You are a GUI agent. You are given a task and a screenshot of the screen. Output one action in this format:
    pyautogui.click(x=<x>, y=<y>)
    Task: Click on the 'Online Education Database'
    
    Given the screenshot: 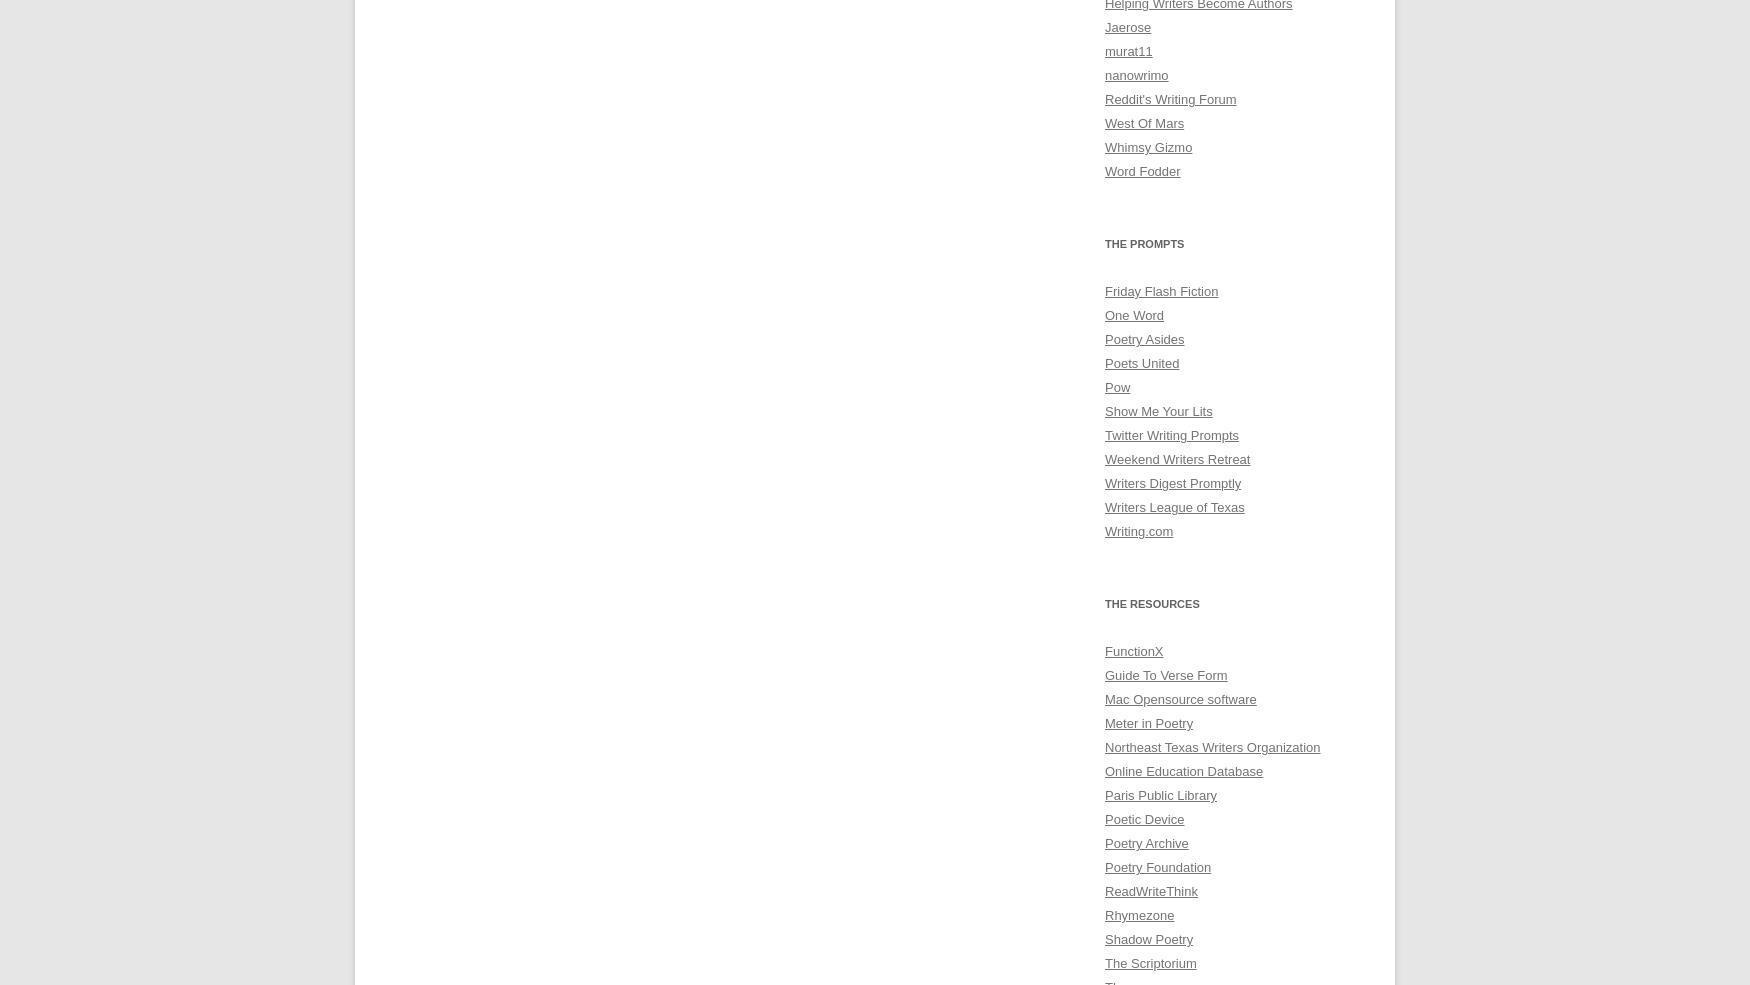 What is the action you would take?
    pyautogui.click(x=1183, y=771)
    